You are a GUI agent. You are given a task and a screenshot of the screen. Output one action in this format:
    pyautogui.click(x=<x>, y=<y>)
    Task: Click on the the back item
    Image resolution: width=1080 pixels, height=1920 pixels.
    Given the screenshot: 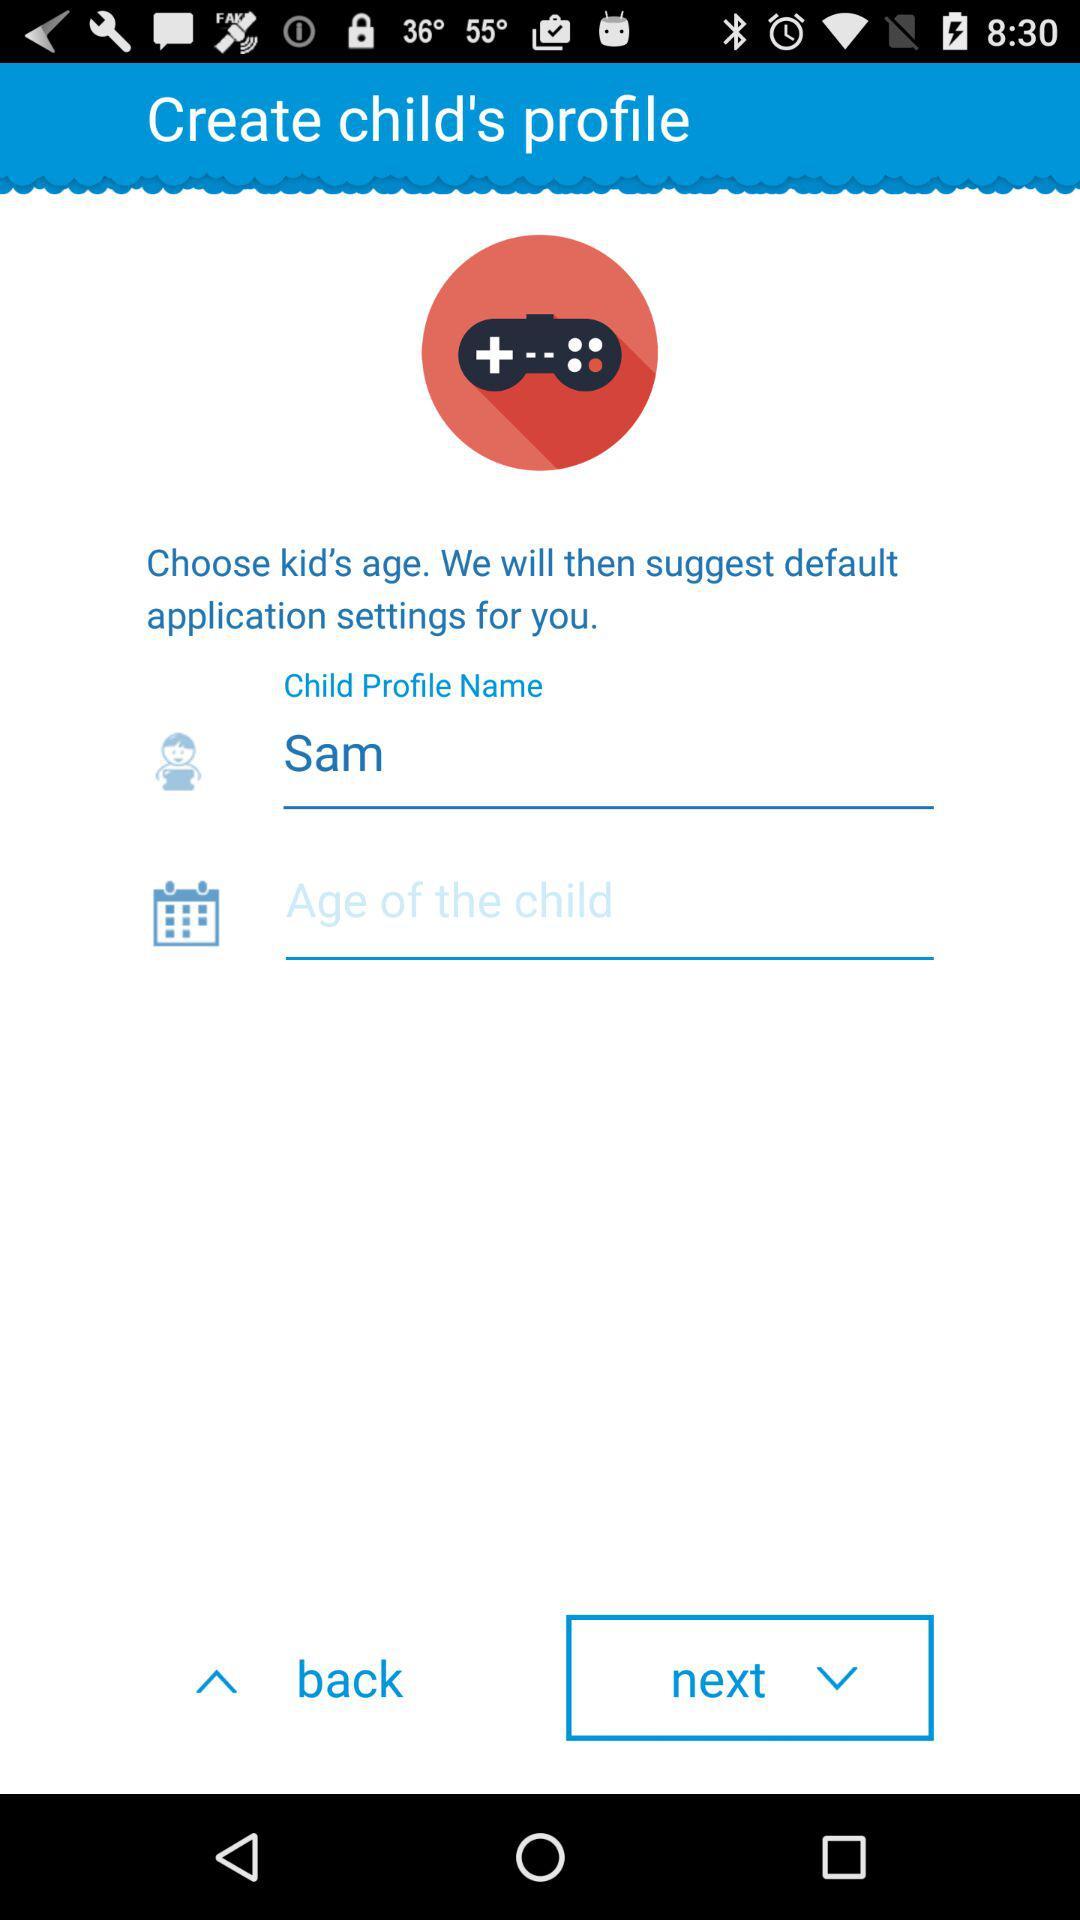 What is the action you would take?
    pyautogui.click(x=329, y=1677)
    